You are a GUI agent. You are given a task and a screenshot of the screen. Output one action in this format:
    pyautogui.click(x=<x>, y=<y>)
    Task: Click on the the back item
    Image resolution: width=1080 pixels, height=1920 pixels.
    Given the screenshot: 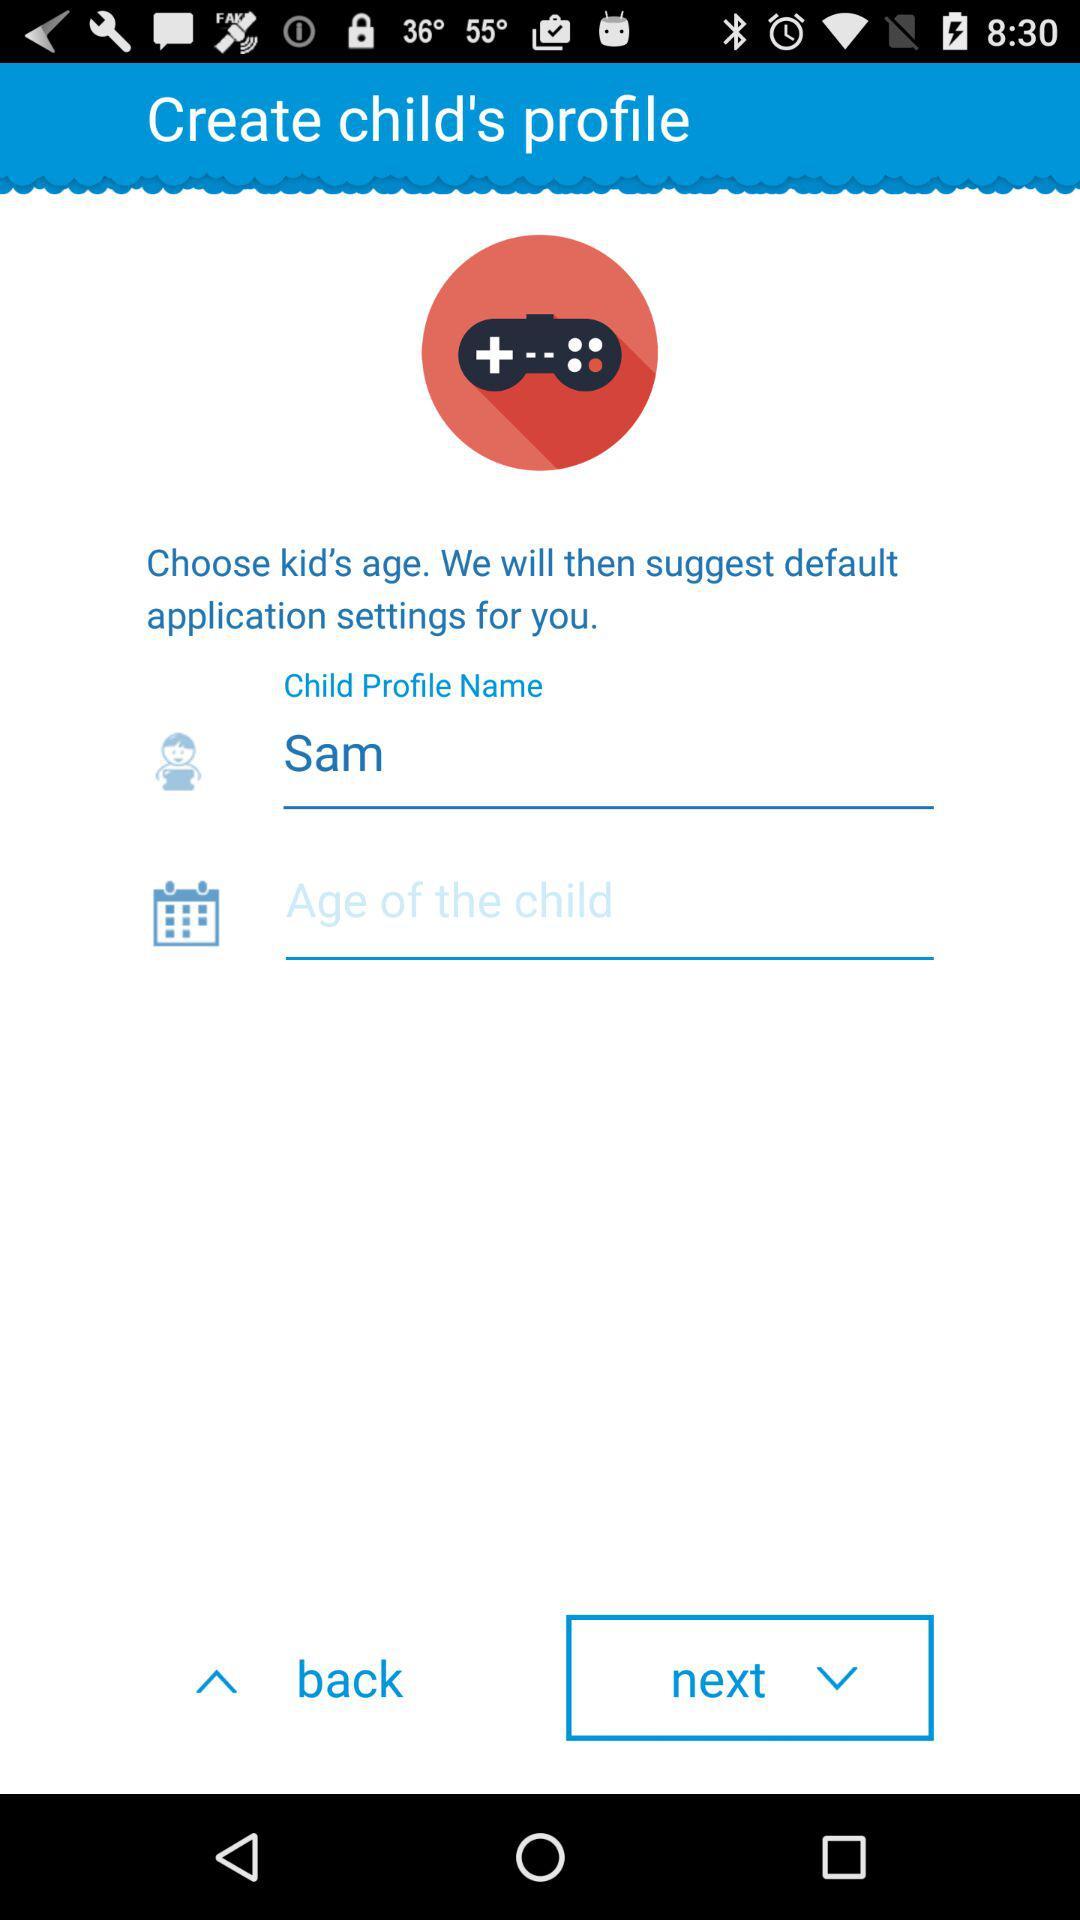 What is the action you would take?
    pyautogui.click(x=329, y=1677)
    